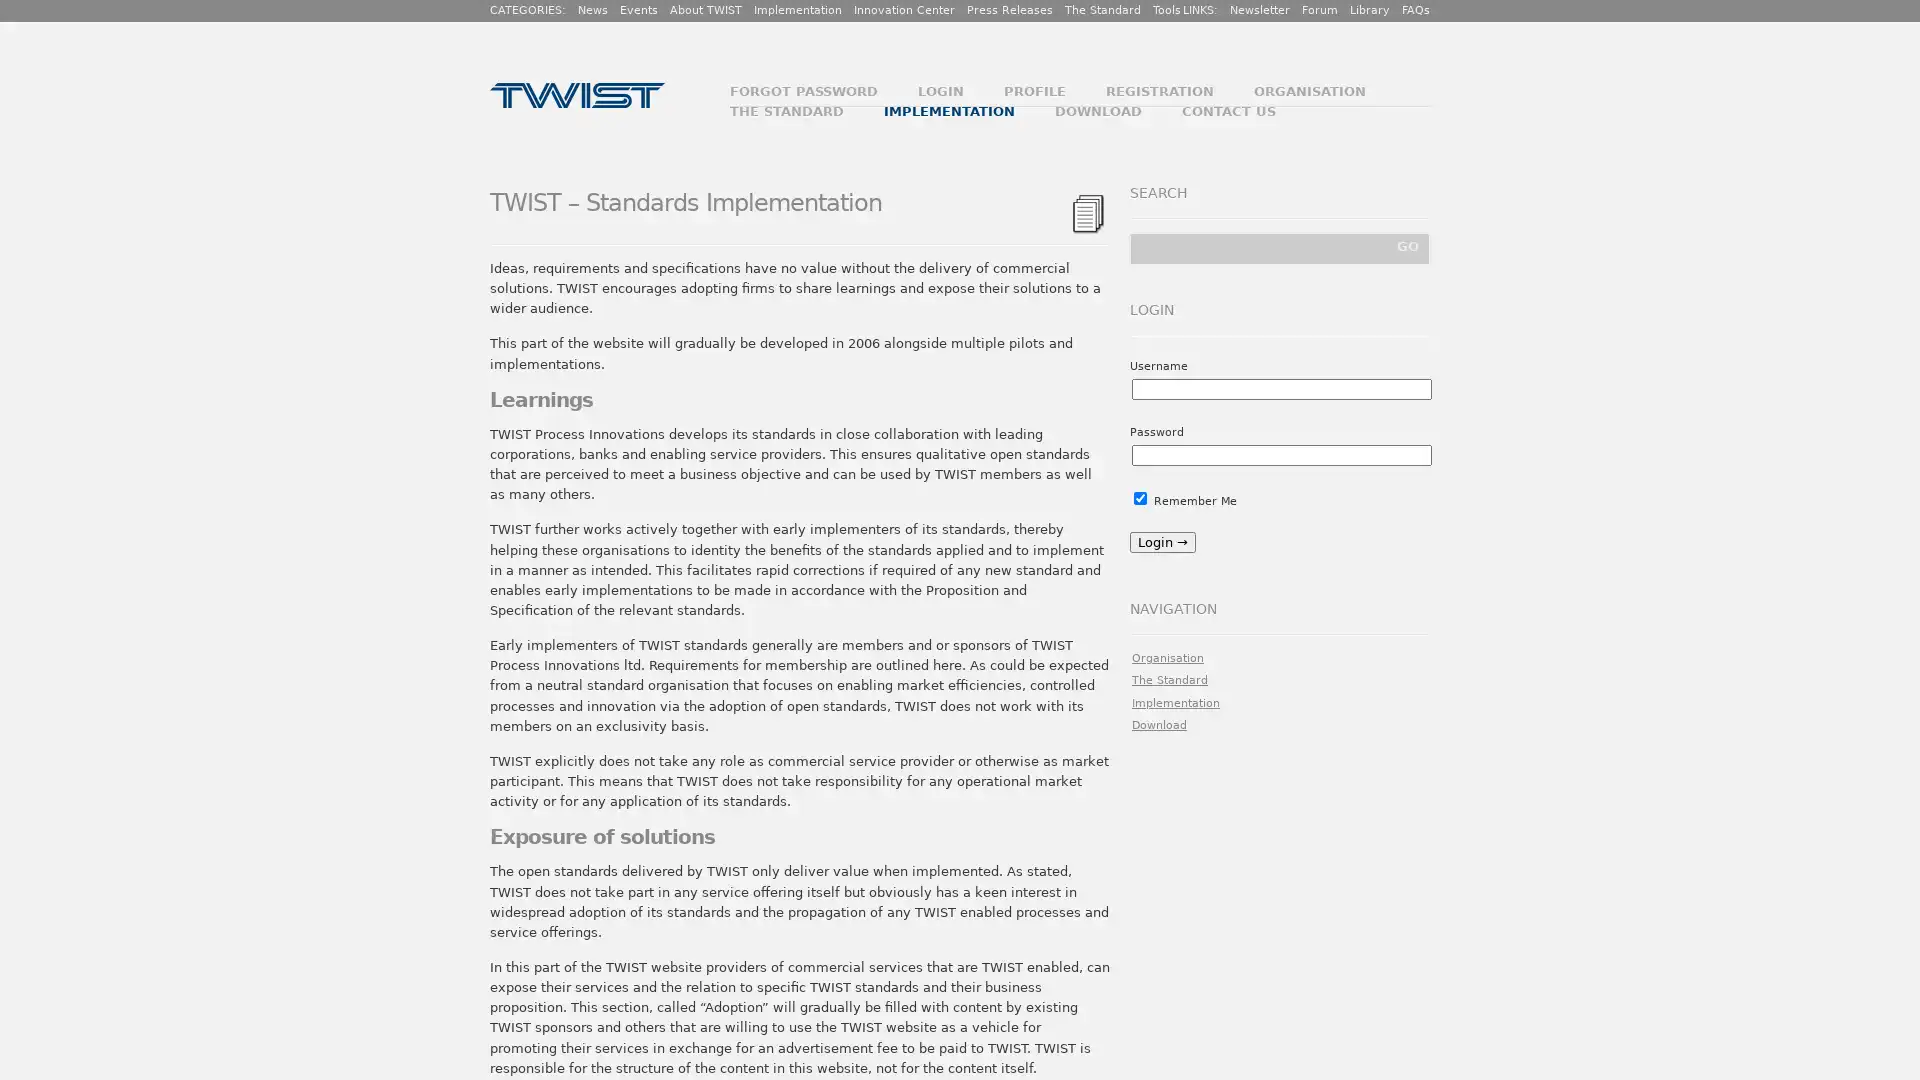 This screenshot has width=1920, height=1080. Describe the element at coordinates (1406, 245) in the screenshot. I see `GO` at that location.